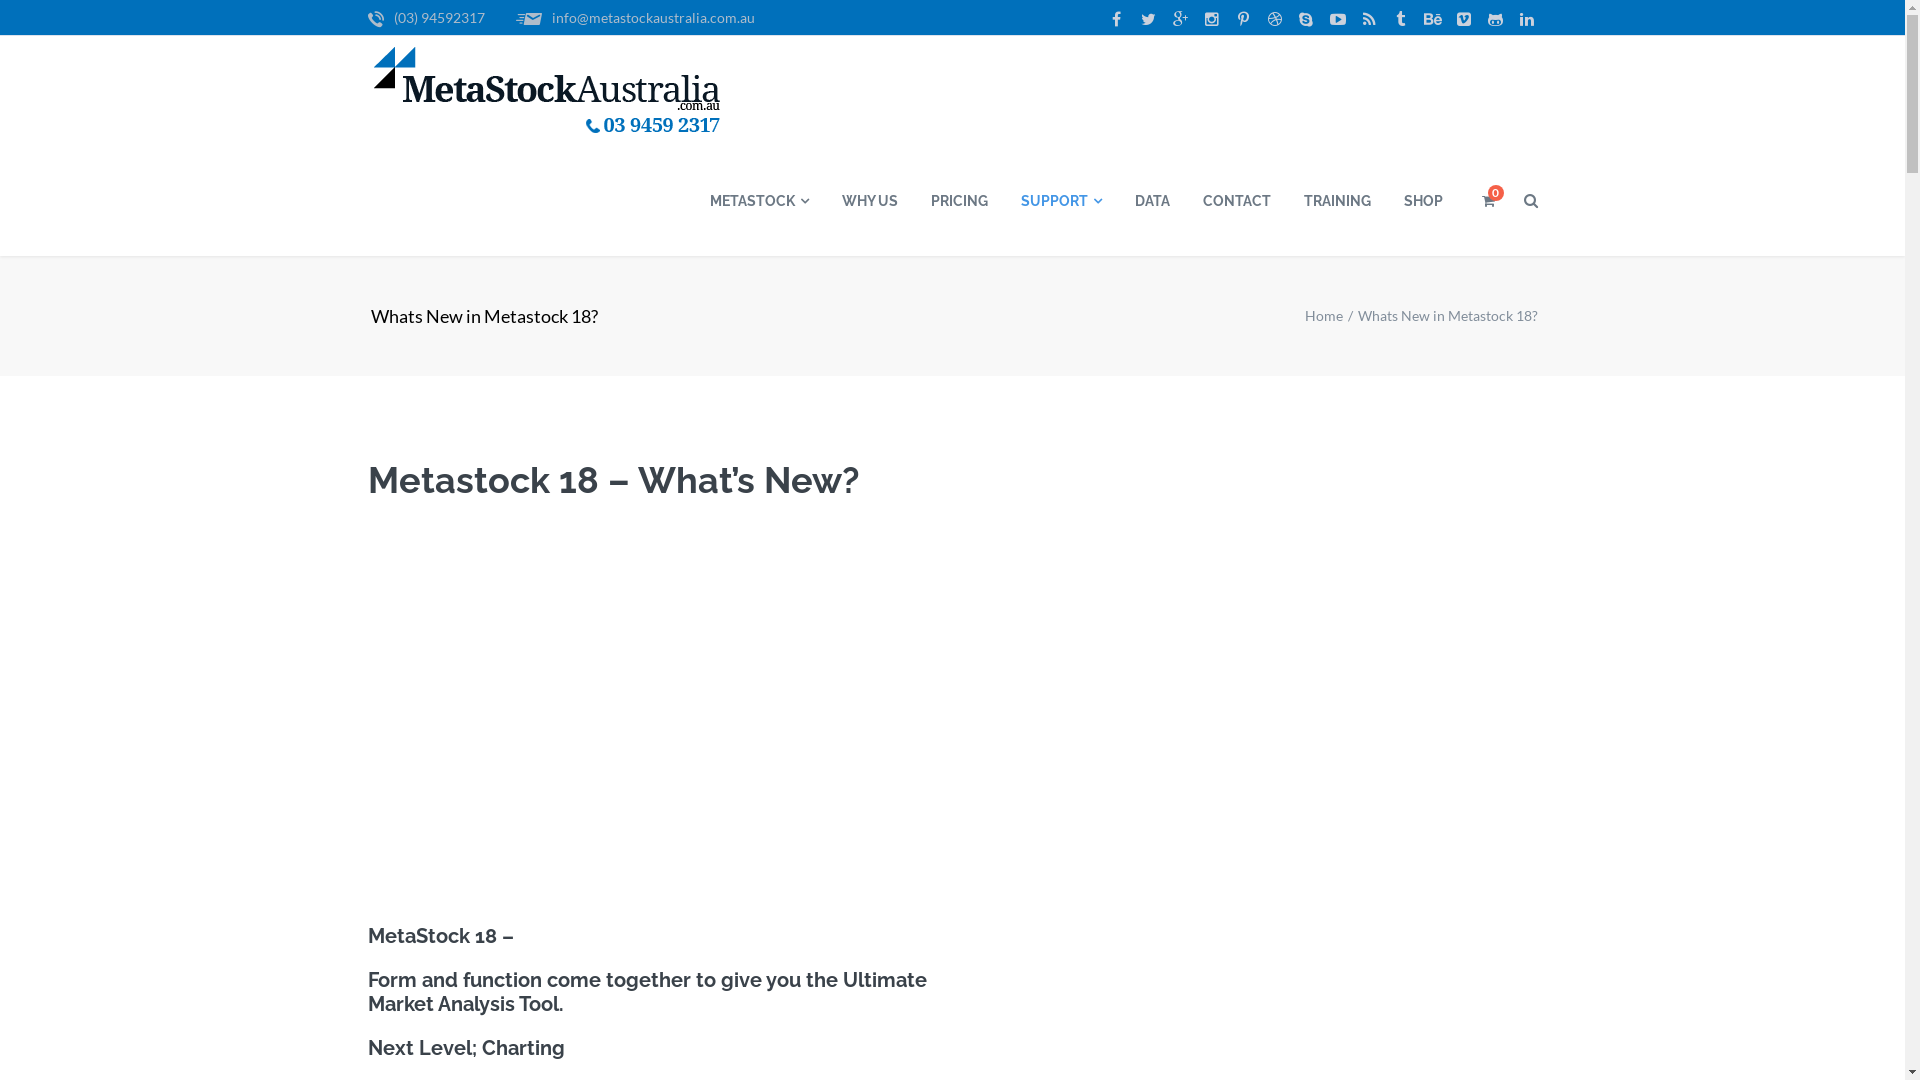  I want to click on 'WHY US', so click(868, 200).